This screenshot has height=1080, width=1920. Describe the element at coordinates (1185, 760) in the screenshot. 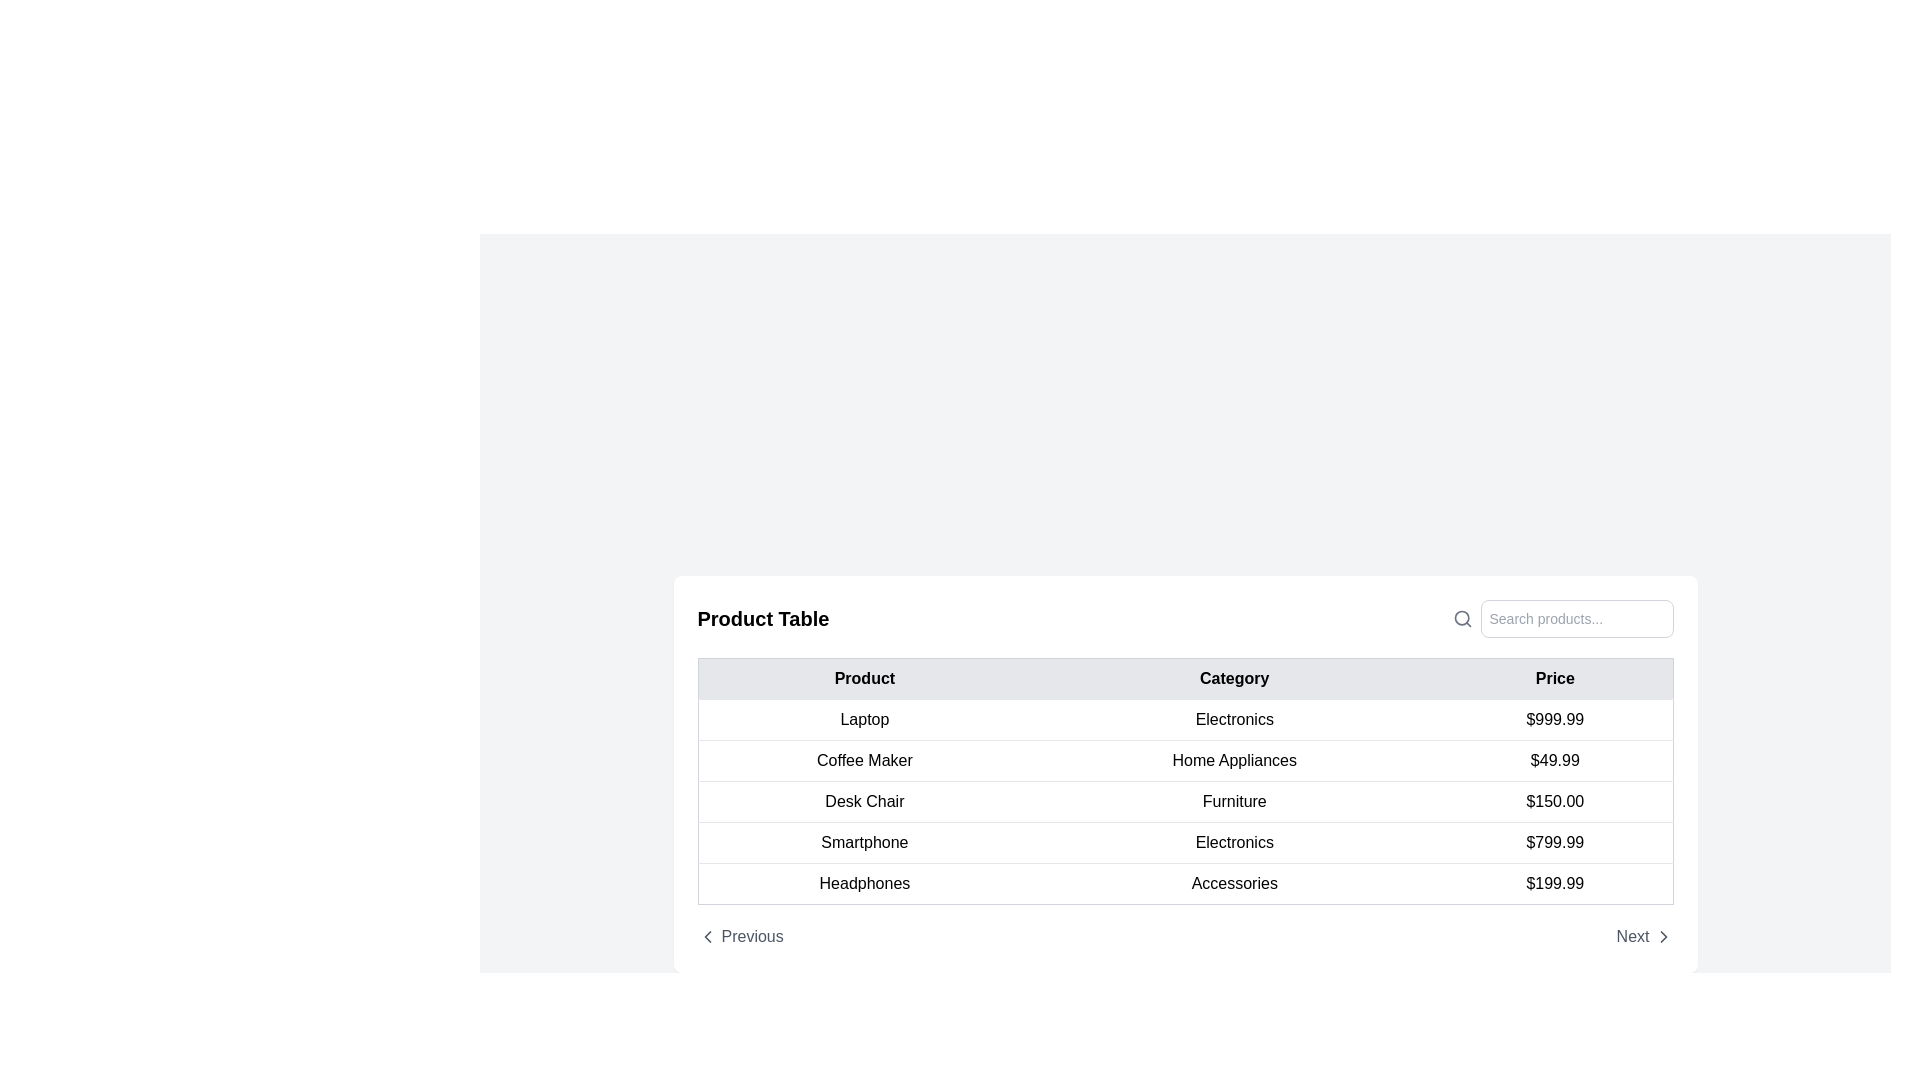

I see `the second row item in the product table that contains detailed information about a product, located centrally under the 'Product', 'Category', and 'Price' headers` at that location.